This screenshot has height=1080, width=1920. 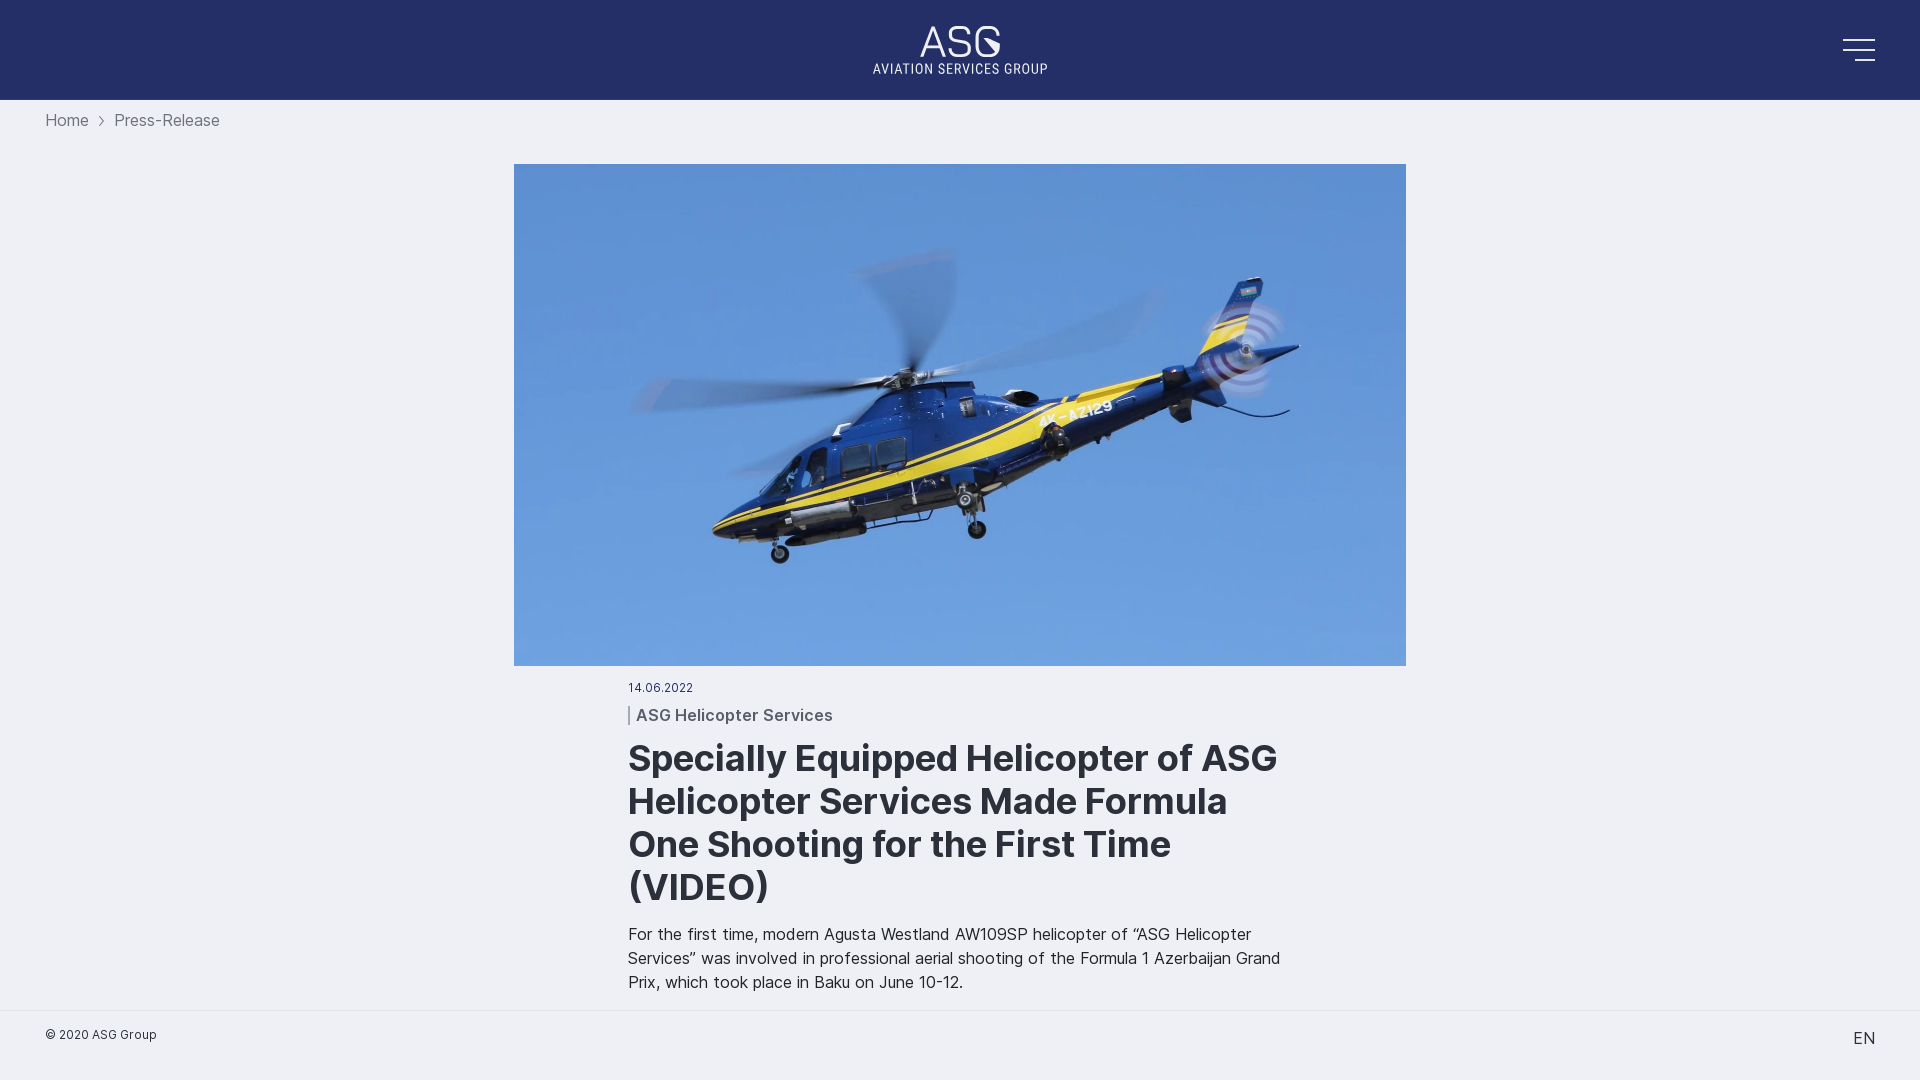 What do you see at coordinates (167, 119) in the screenshot?
I see `'Press-Release'` at bounding box center [167, 119].